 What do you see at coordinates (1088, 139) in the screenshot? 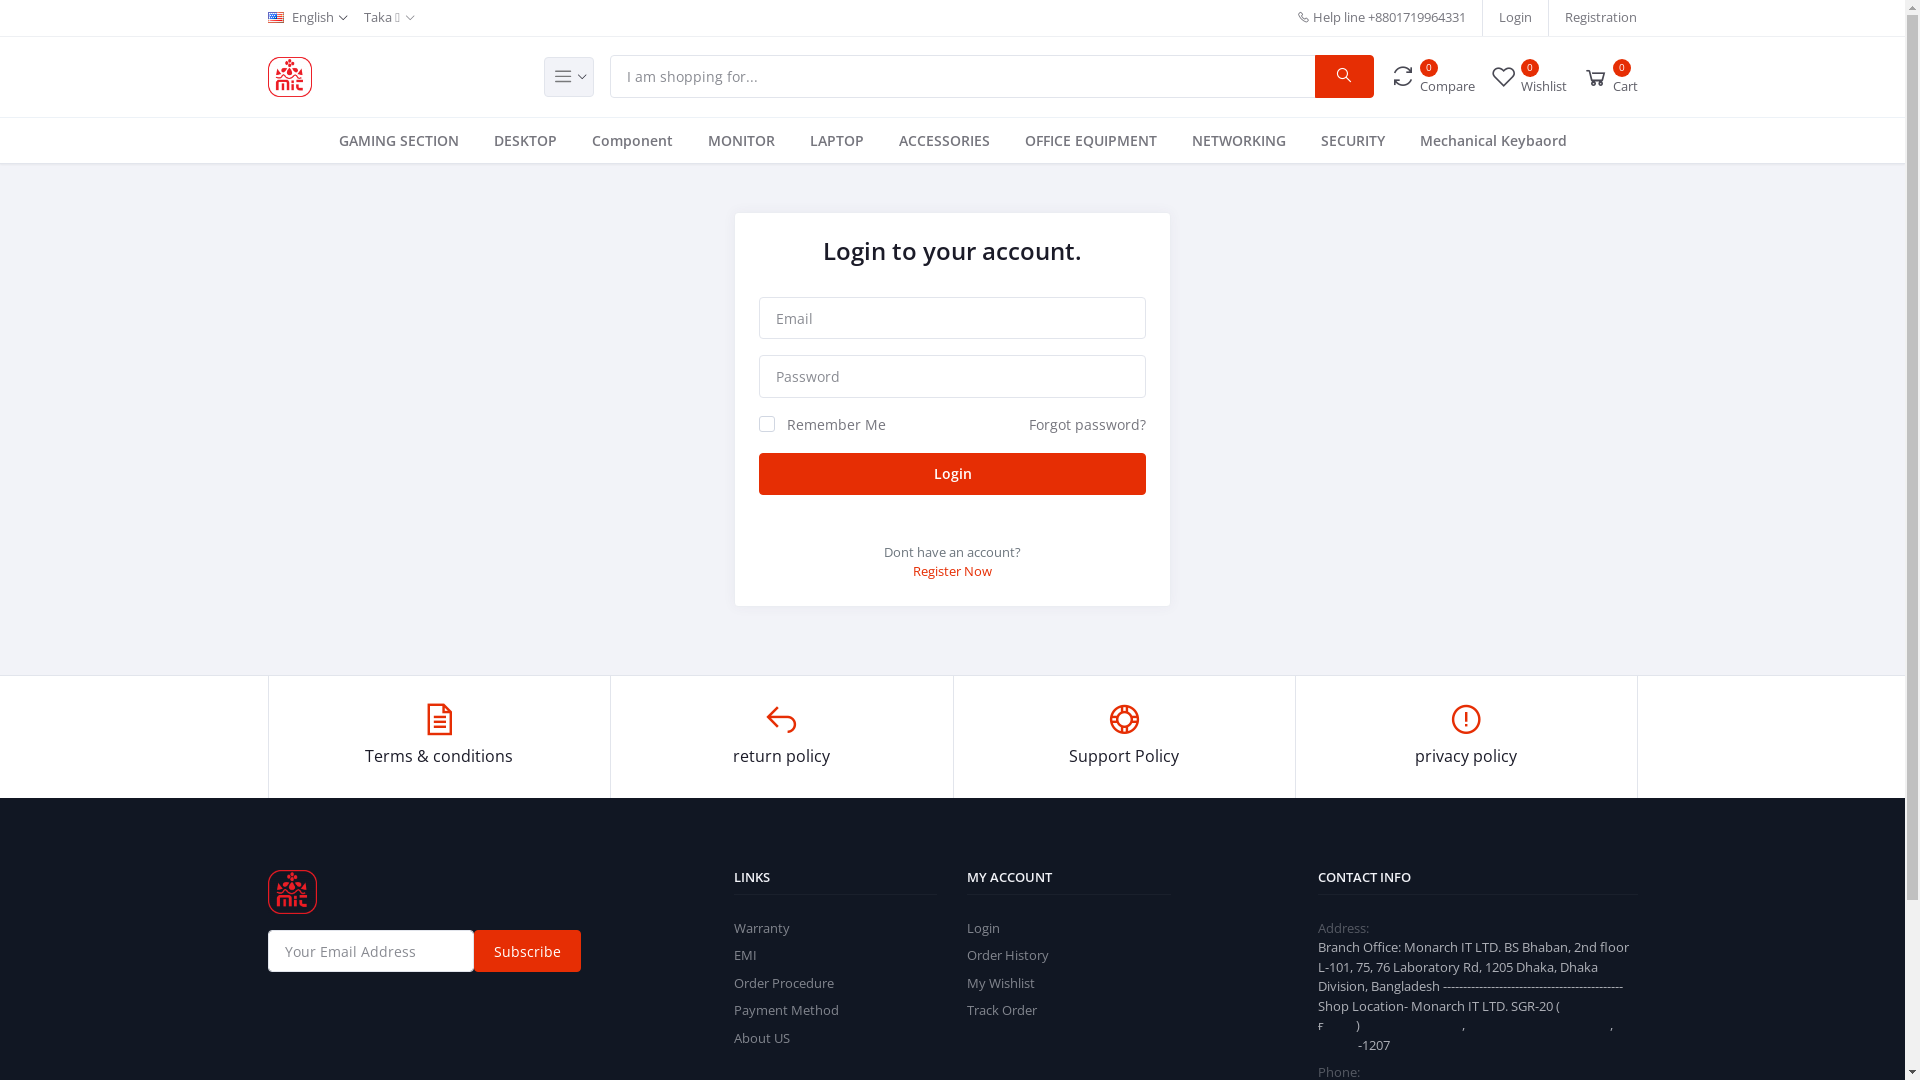
I see `'OFFICE EQUIPMENT'` at bounding box center [1088, 139].